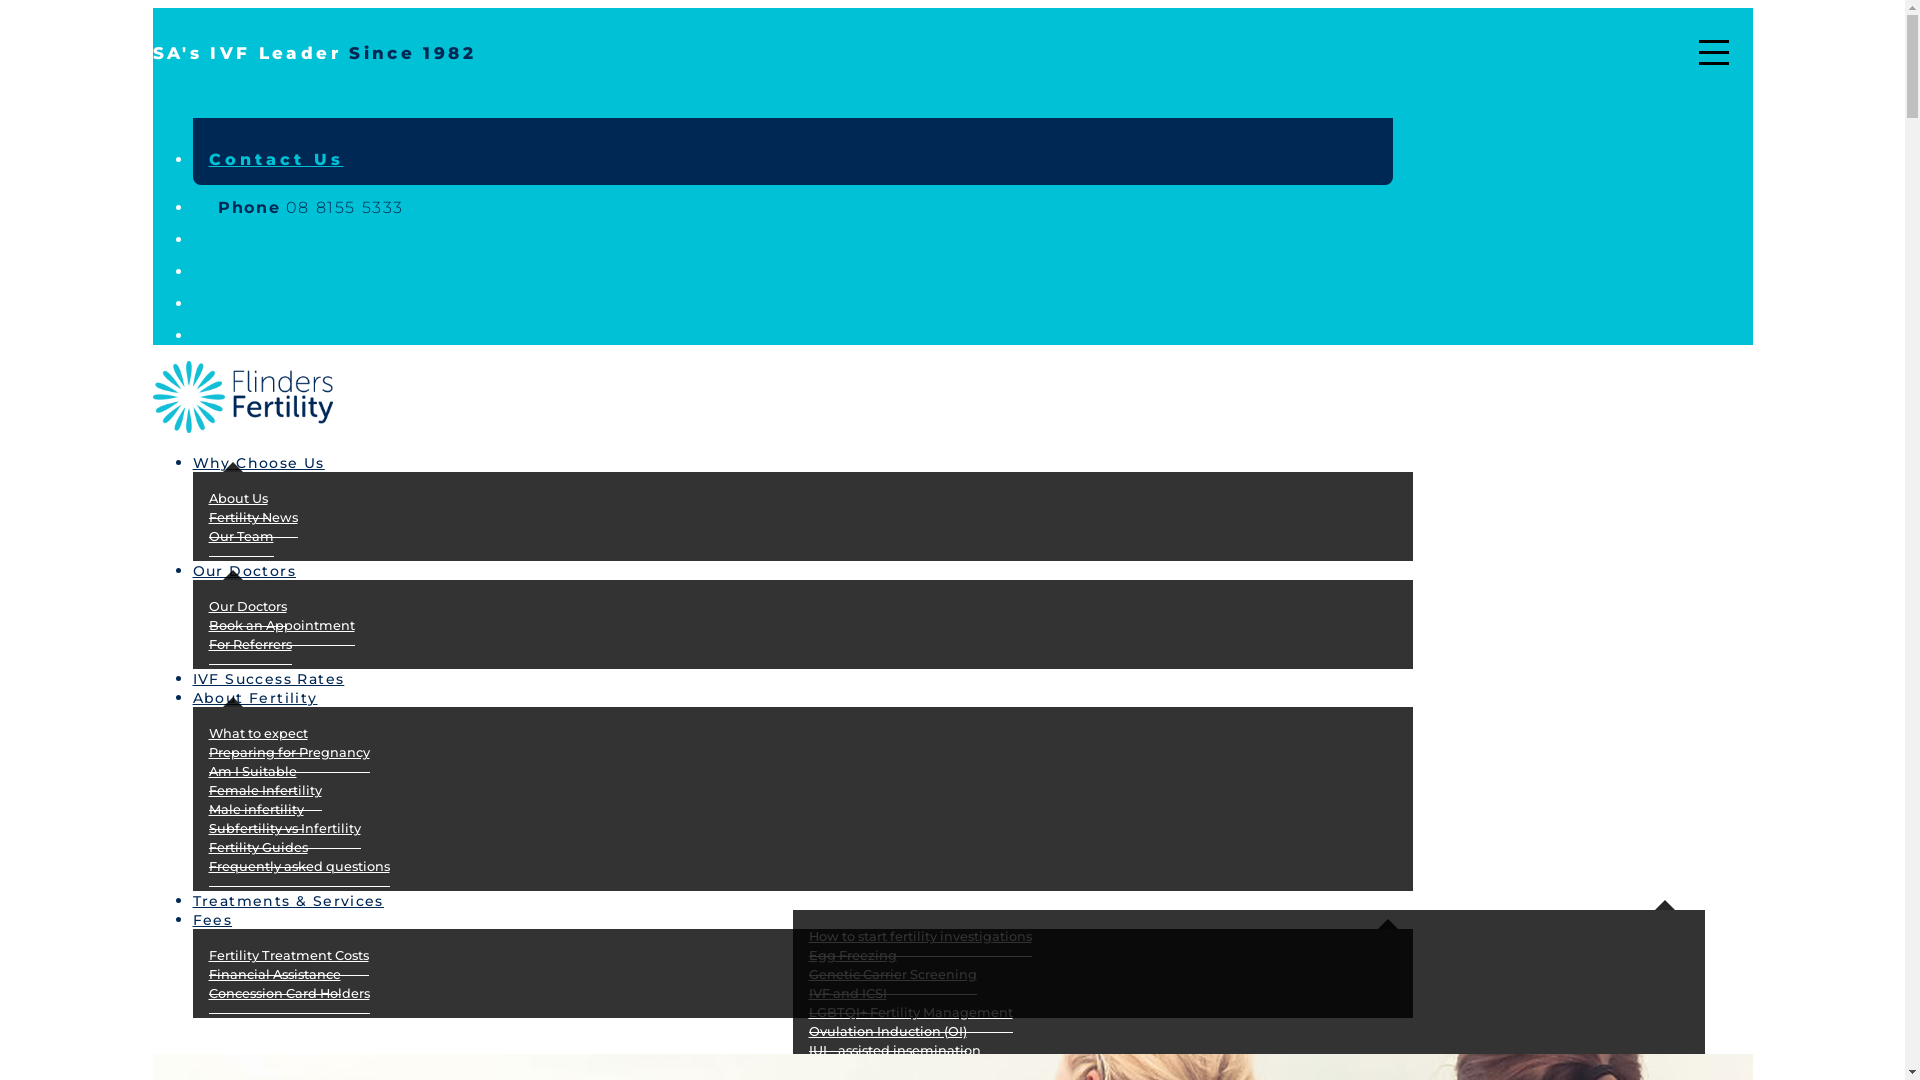 Image resolution: width=1920 pixels, height=1080 pixels. Describe the element at coordinates (287, 955) in the screenshot. I see `'Fertility Treatment Costs'` at that location.